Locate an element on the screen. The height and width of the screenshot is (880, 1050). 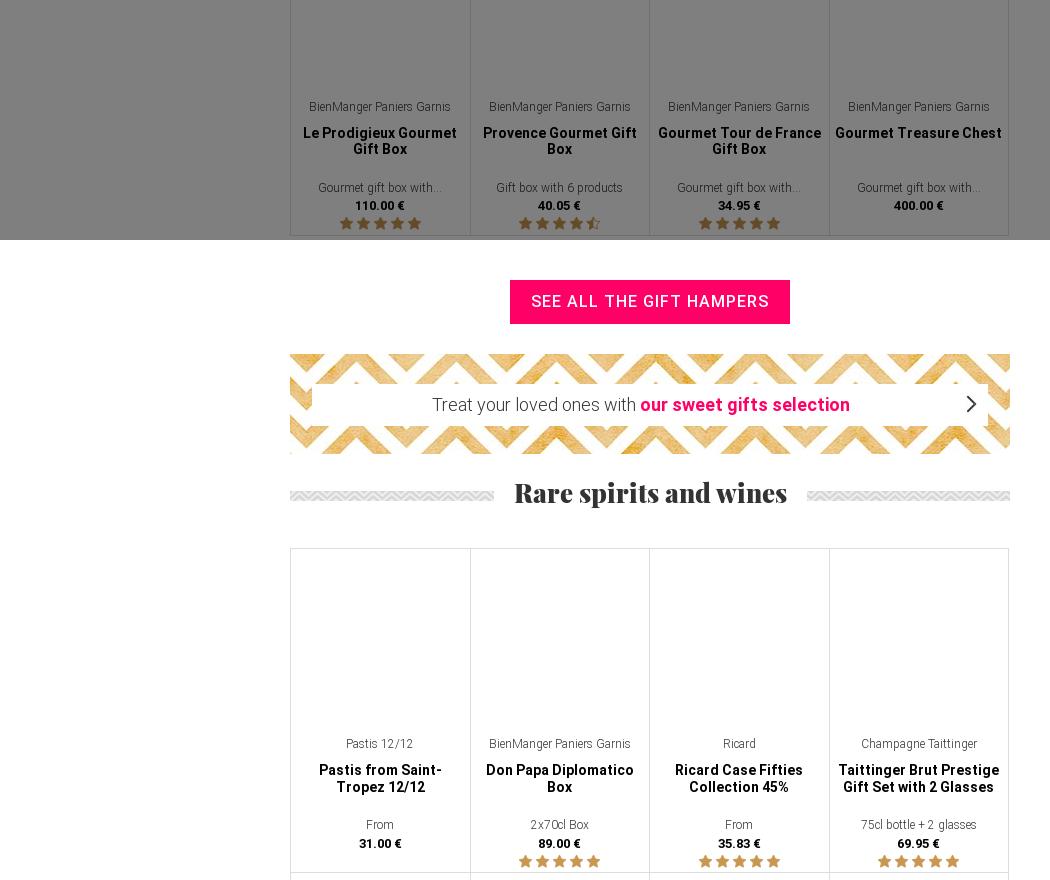
'See all the gift hampers' is located at coordinates (648, 299).